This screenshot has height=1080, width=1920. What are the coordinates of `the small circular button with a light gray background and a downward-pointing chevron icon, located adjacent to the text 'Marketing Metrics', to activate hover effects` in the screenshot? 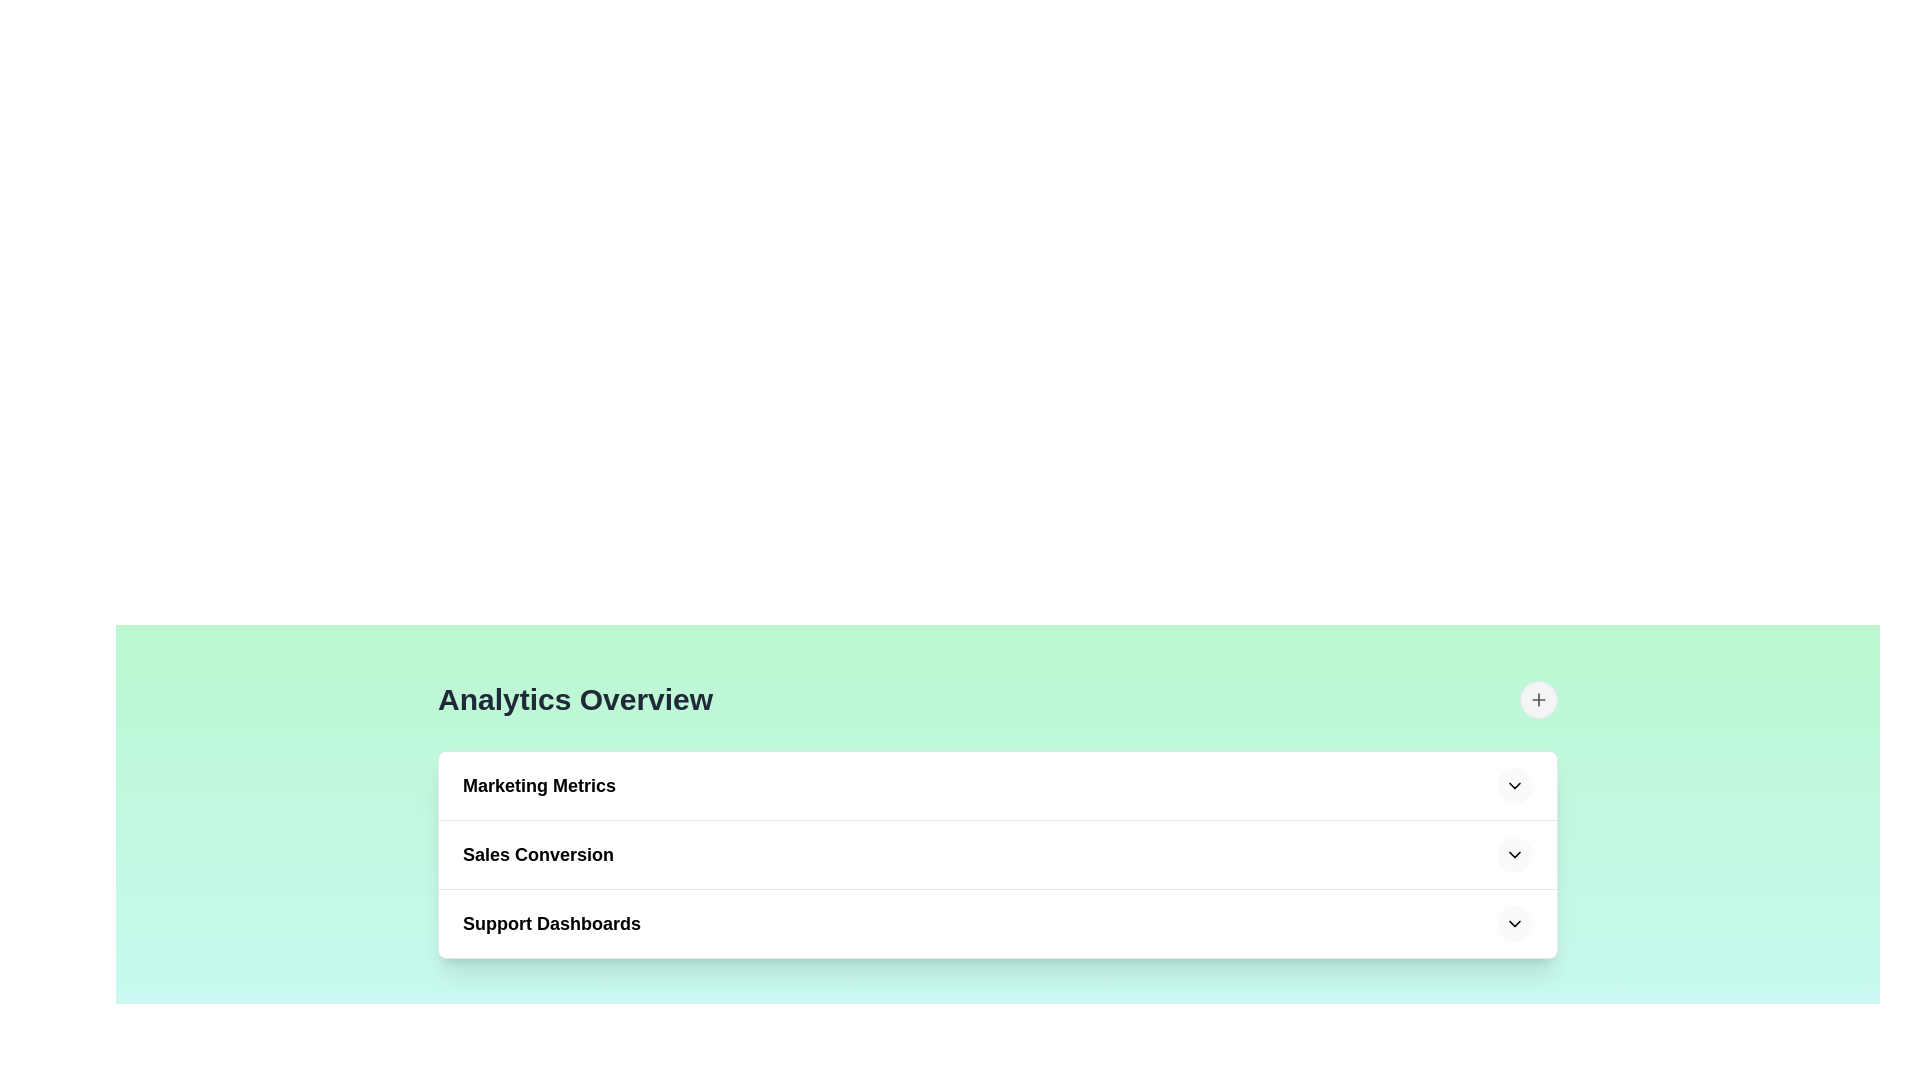 It's located at (1515, 785).